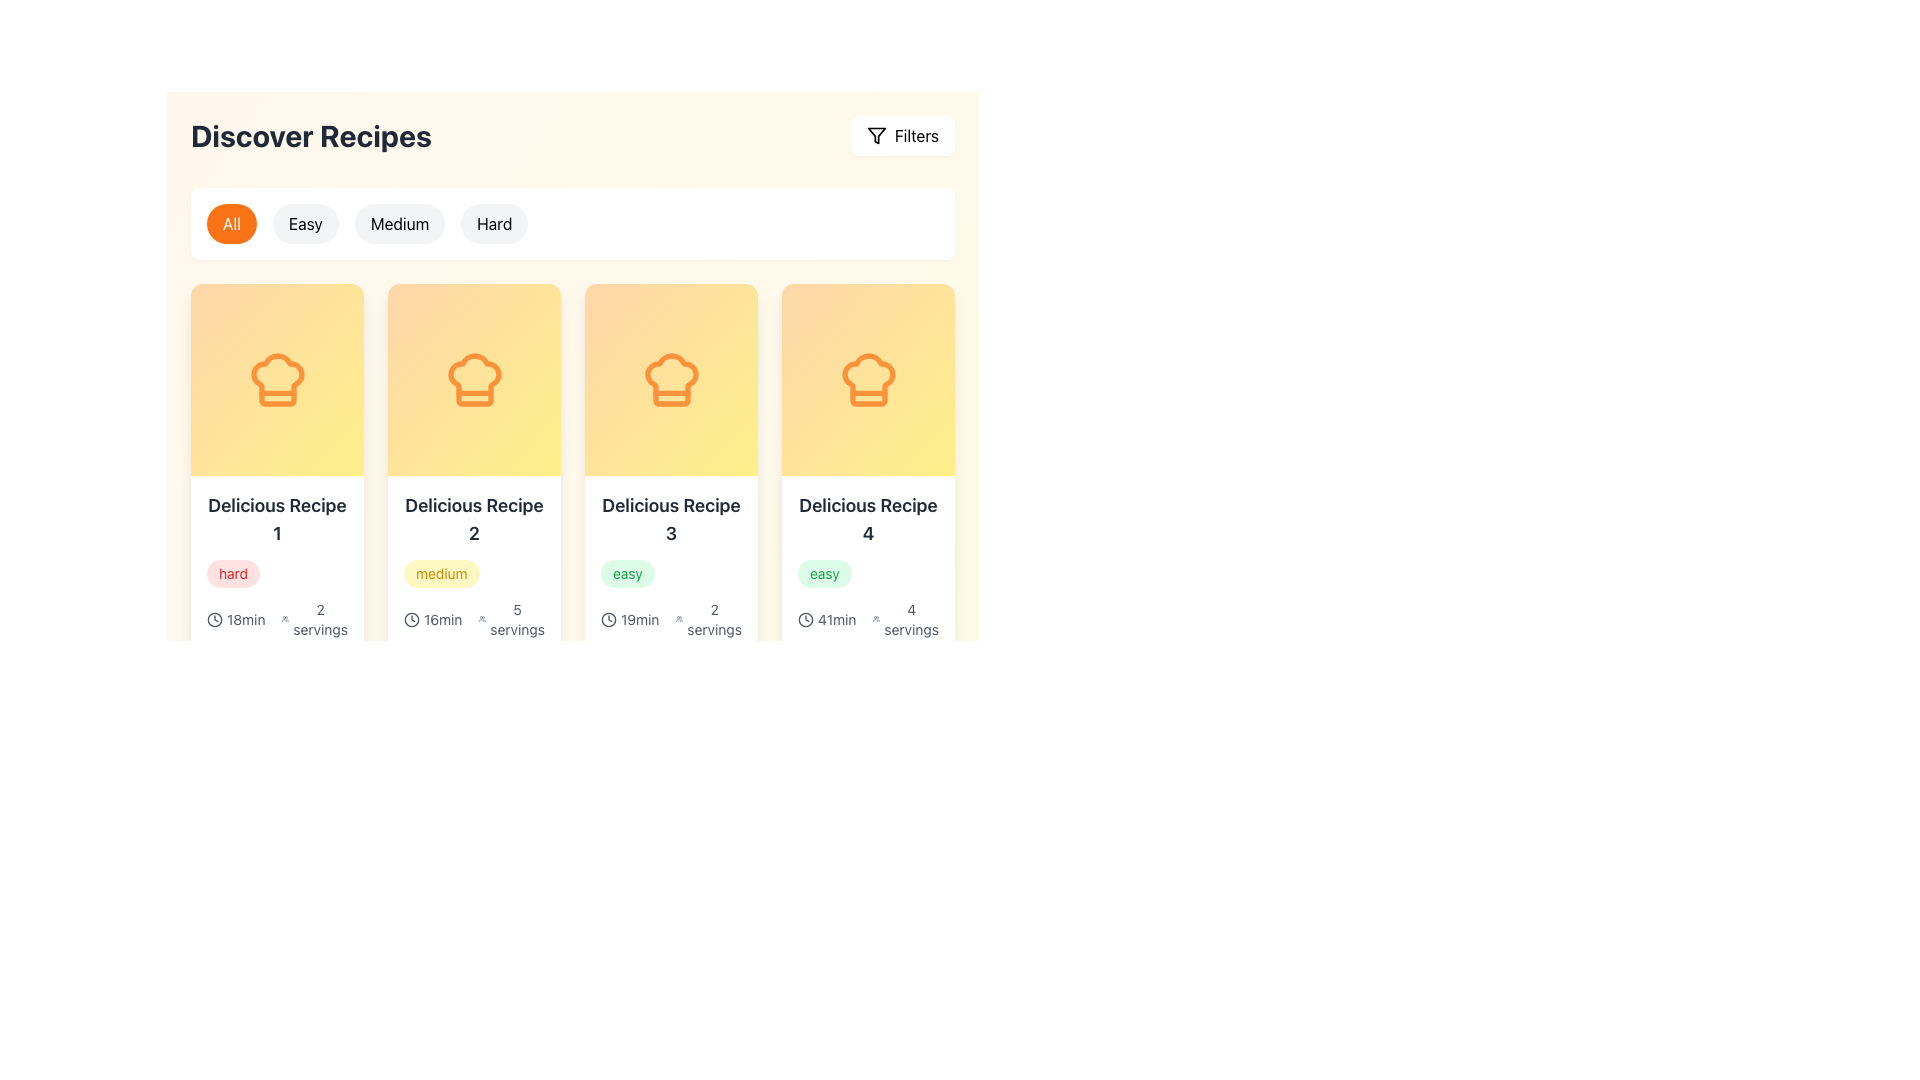  What do you see at coordinates (313, 619) in the screenshot?
I see `serving details from the text element located at the bottom section of the second card in the grid layout, below the 'medium' label and '16min' text, and to the left of the calorie information` at bounding box center [313, 619].